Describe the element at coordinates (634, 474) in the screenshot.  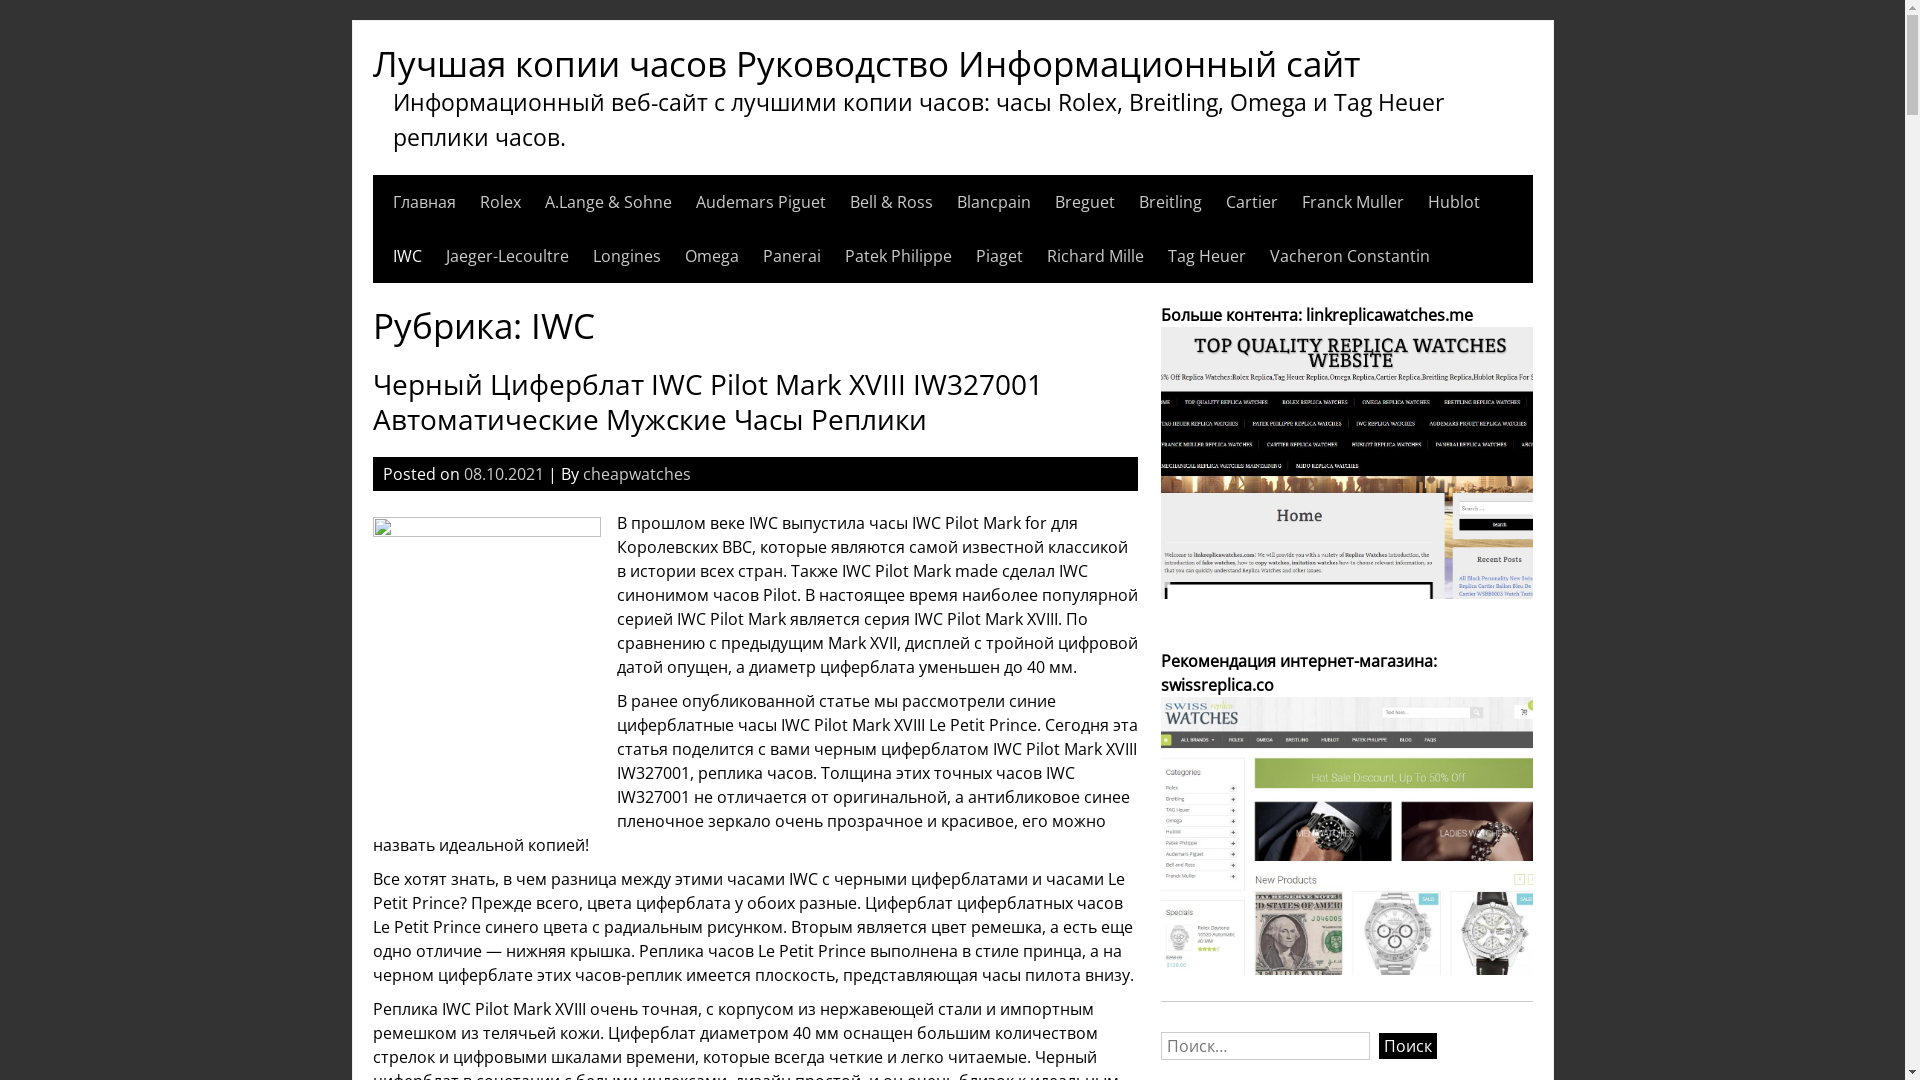
I see `'cheapwatches'` at that location.